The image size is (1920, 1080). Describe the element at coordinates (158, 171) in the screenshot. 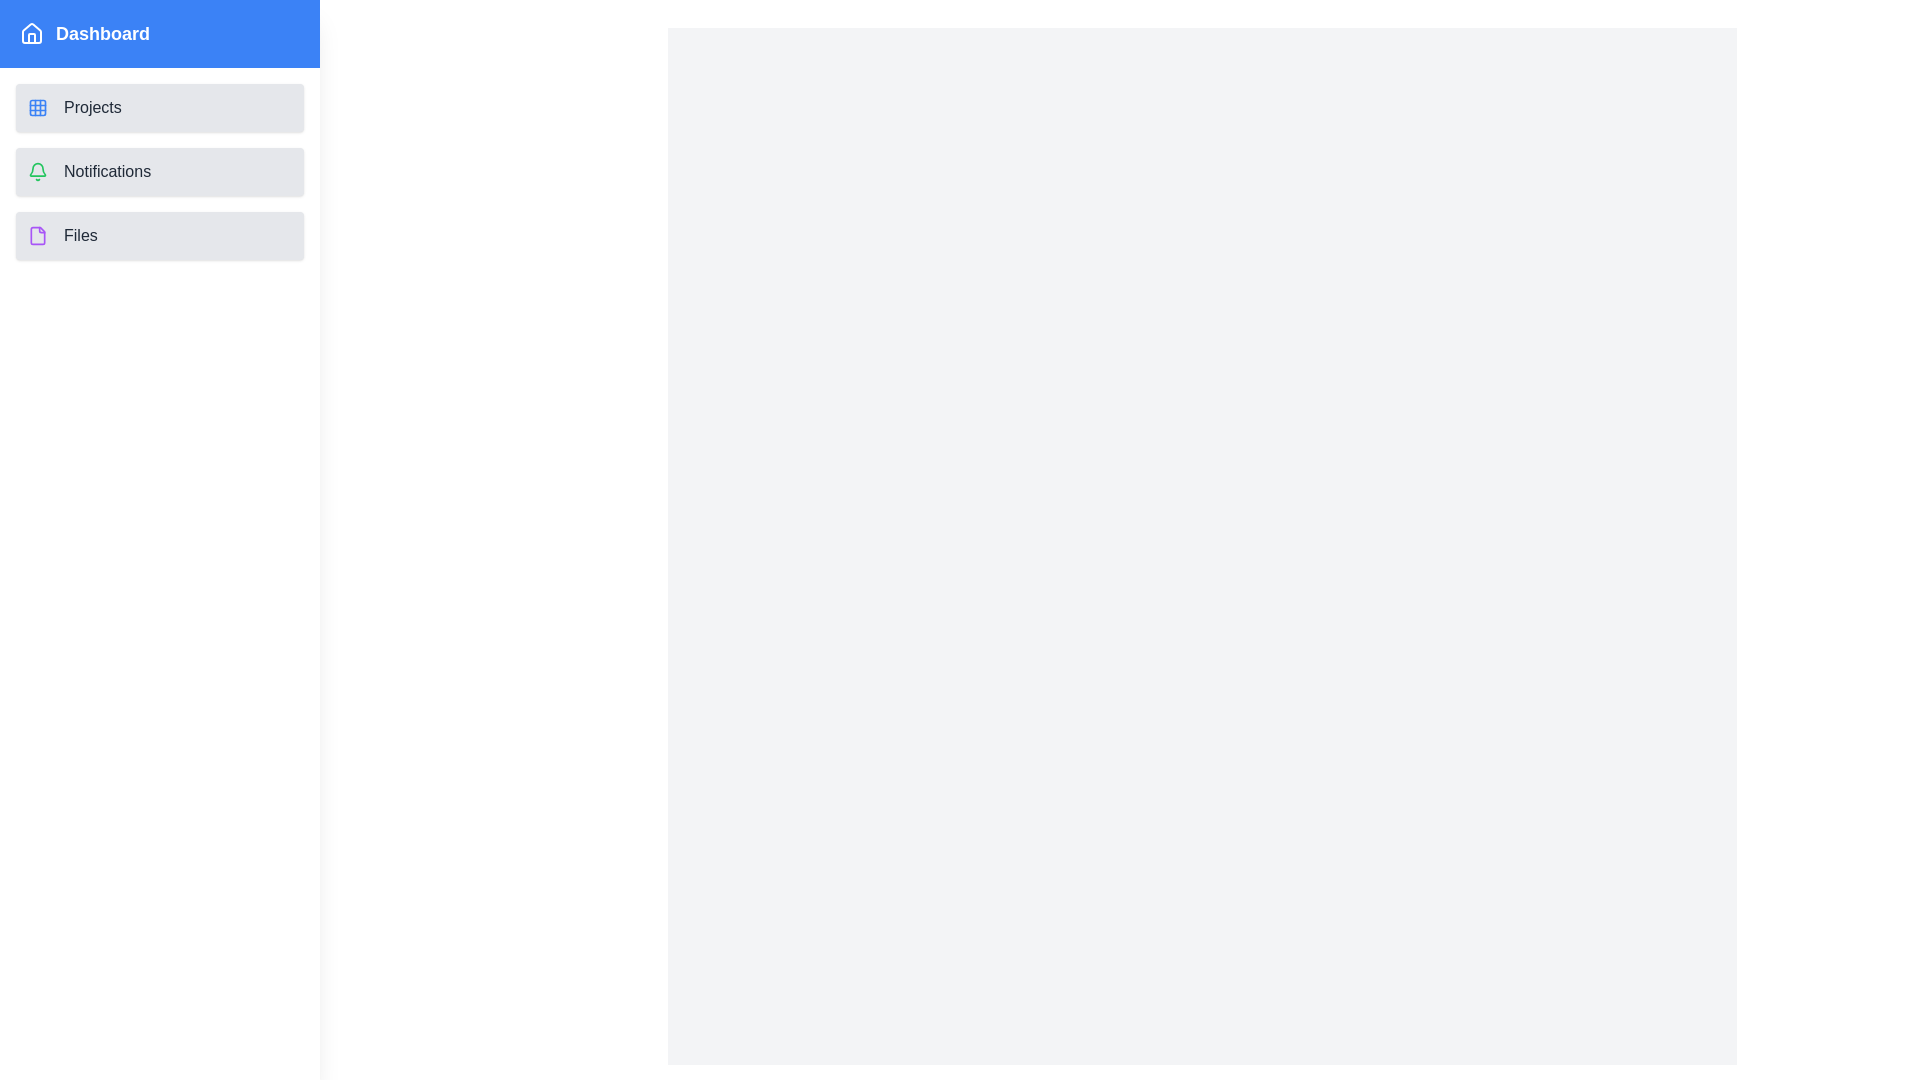

I see `the menu item Notifications to observe its hover effect` at that location.